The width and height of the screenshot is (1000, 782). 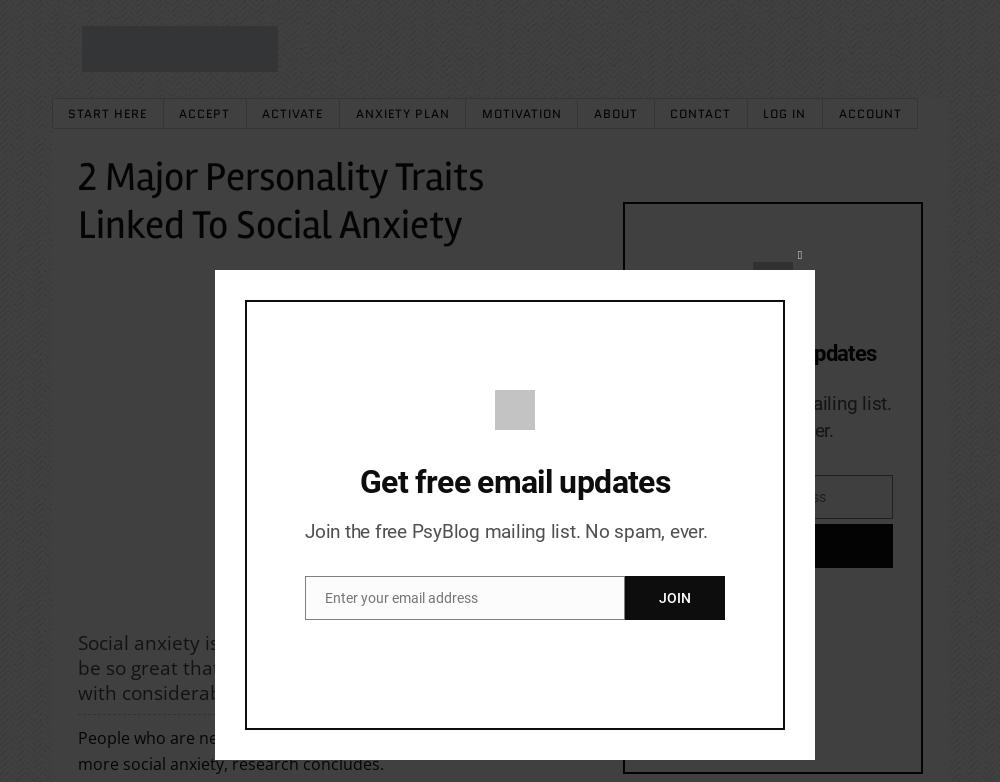 What do you see at coordinates (772, 417) in the screenshot?
I see `'Join the PsyBlog mailing list. No spam, ever.'` at bounding box center [772, 417].